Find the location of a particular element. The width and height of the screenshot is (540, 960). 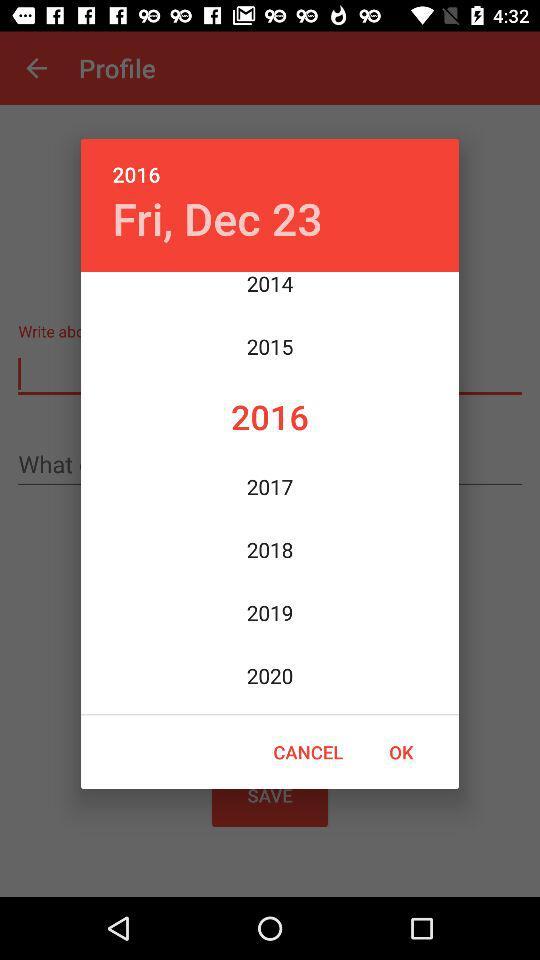

icon below the 2021 item is located at coordinates (401, 751).